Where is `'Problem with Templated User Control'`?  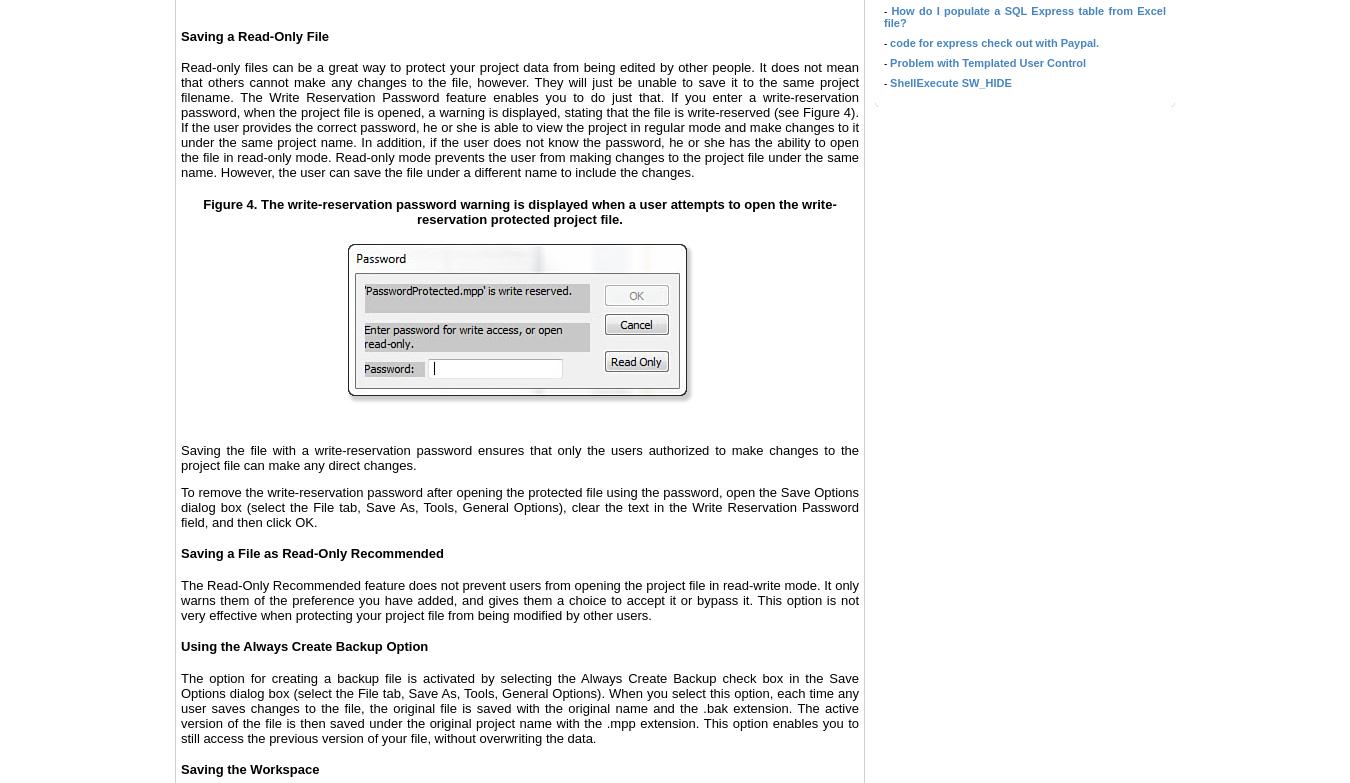 'Problem with Templated User Control' is located at coordinates (987, 63).